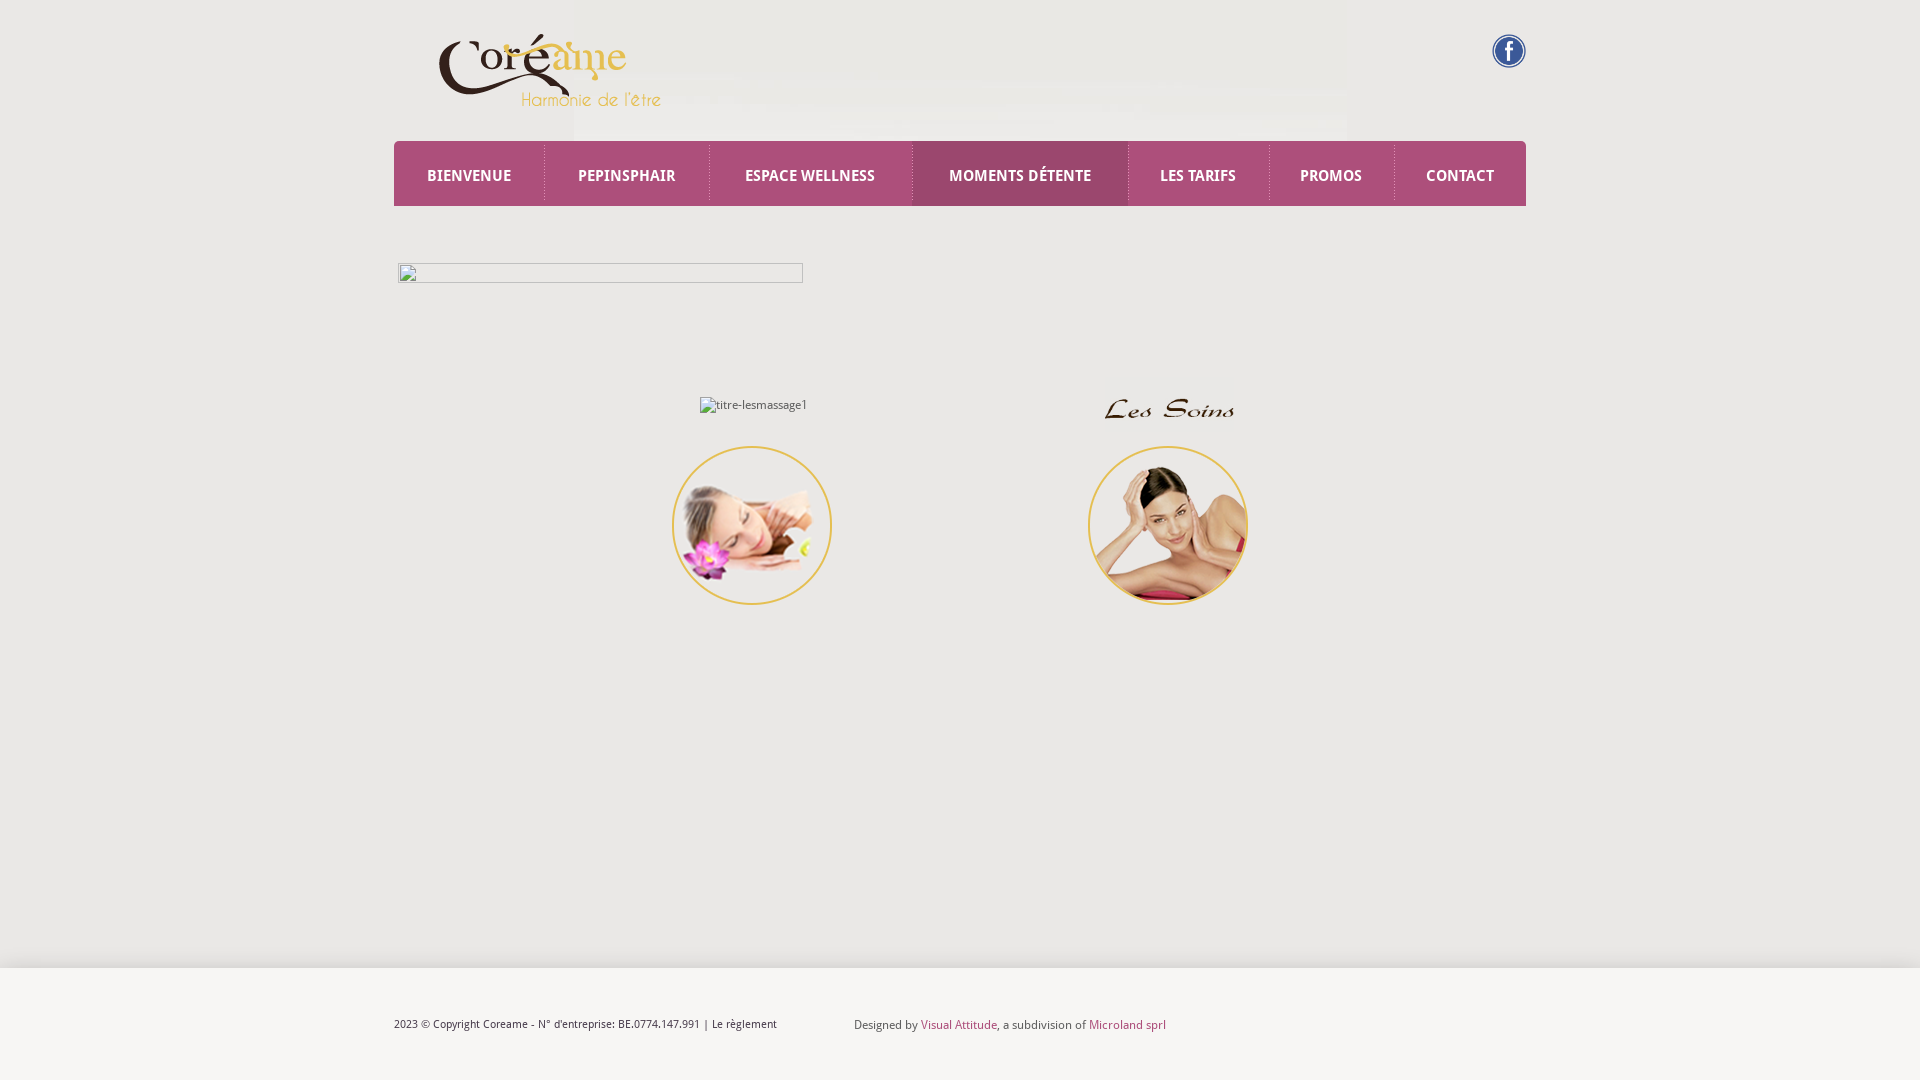 The image size is (1920, 1080). I want to click on 'Visual Attitude', so click(958, 1025).